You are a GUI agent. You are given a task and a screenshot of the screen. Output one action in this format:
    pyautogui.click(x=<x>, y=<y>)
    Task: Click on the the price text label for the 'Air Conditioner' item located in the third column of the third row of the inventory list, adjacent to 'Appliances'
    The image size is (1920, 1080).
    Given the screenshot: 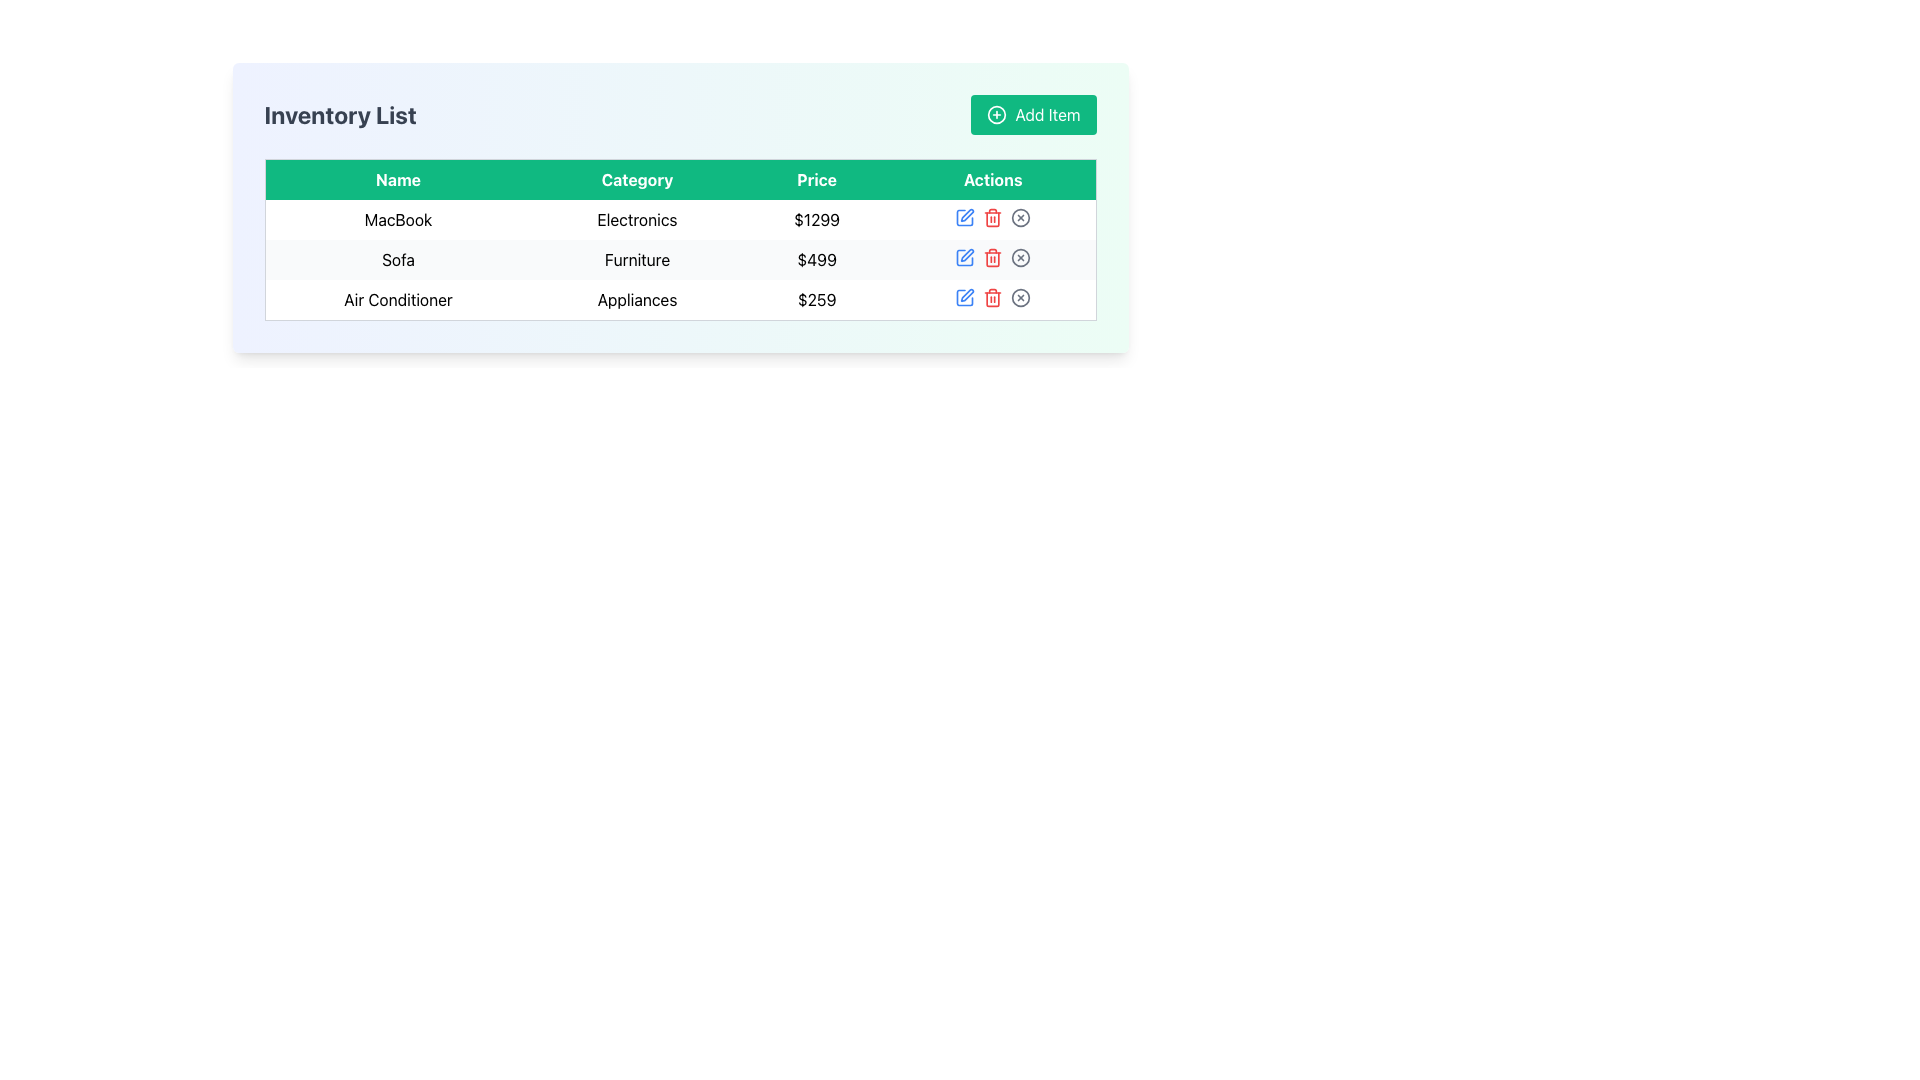 What is the action you would take?
    pyautogui.click(x=817, y=300)
    